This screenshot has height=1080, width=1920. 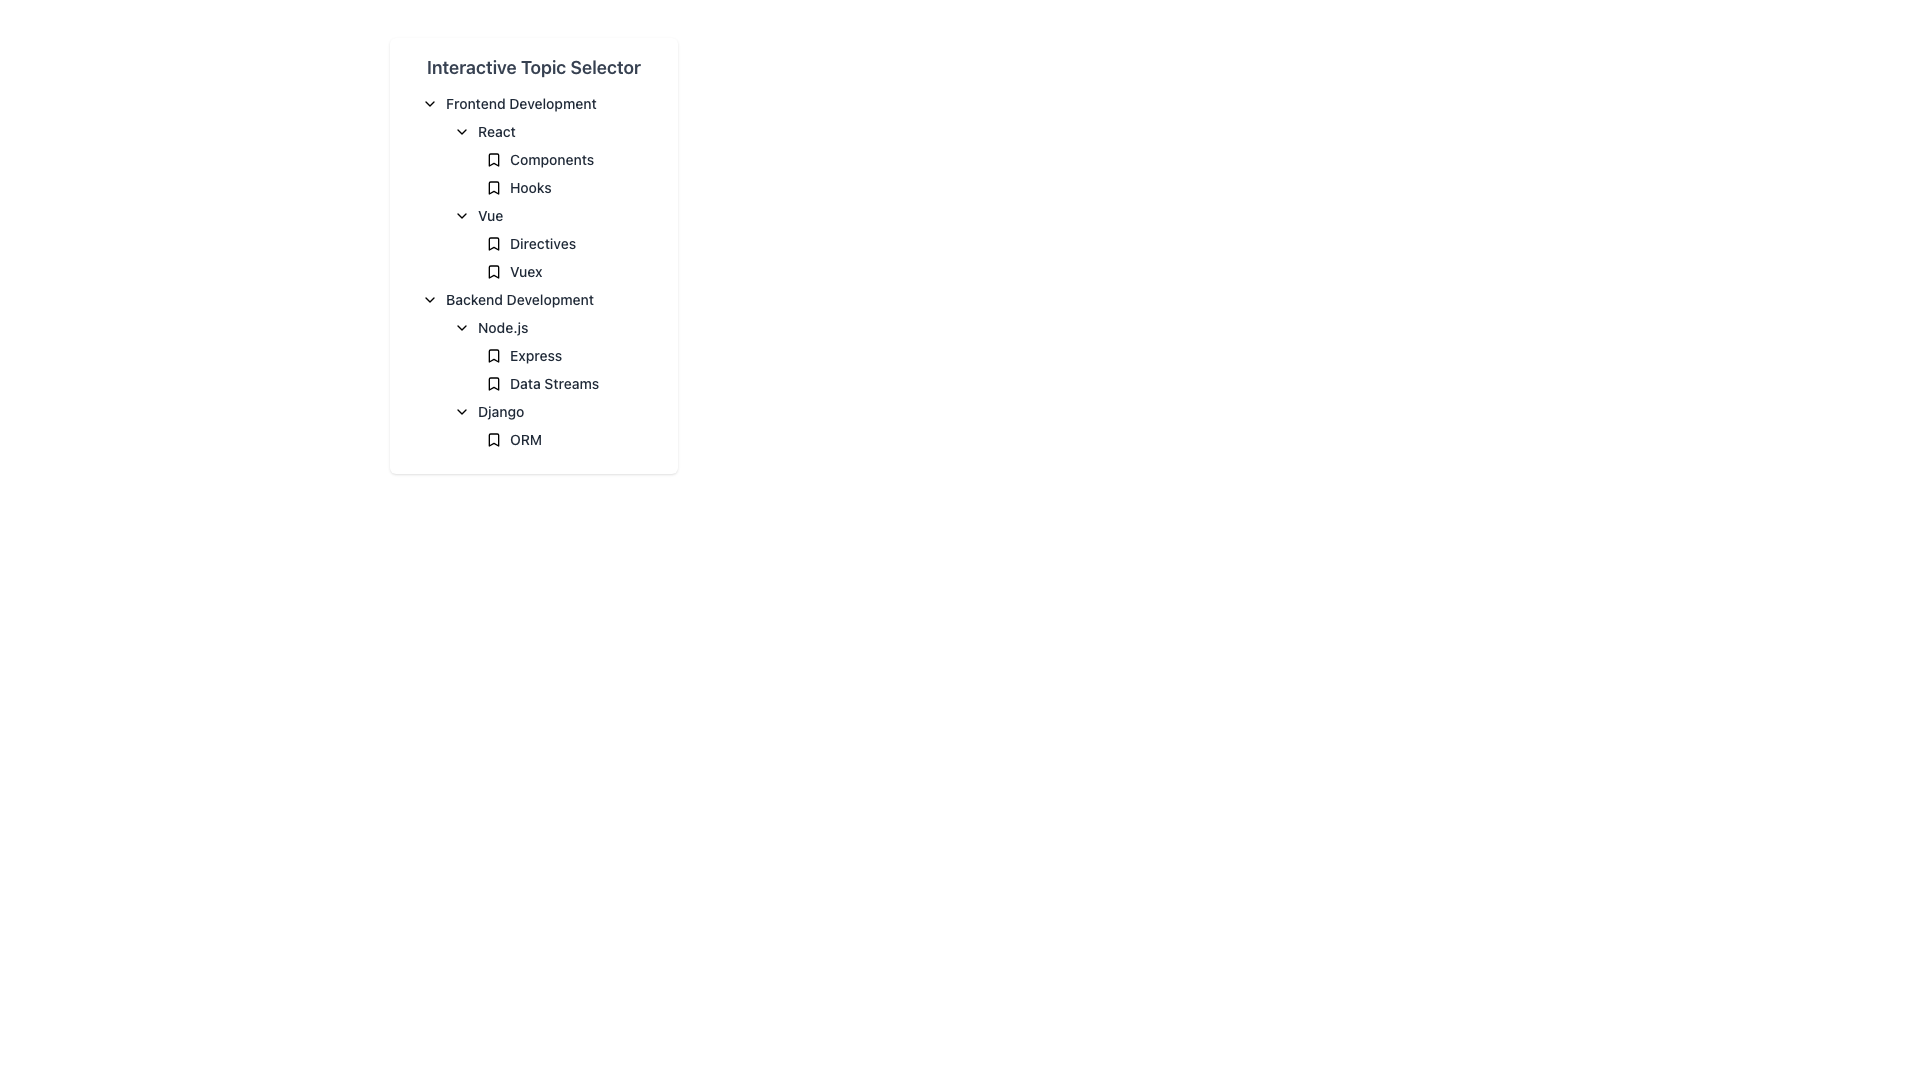 I want to click on the dropdown indicator icon located to the left of the 'Django' text in the 'Backend Development' section of the 'Interactive Topic Selector' panel, so click(x=460, y=411).